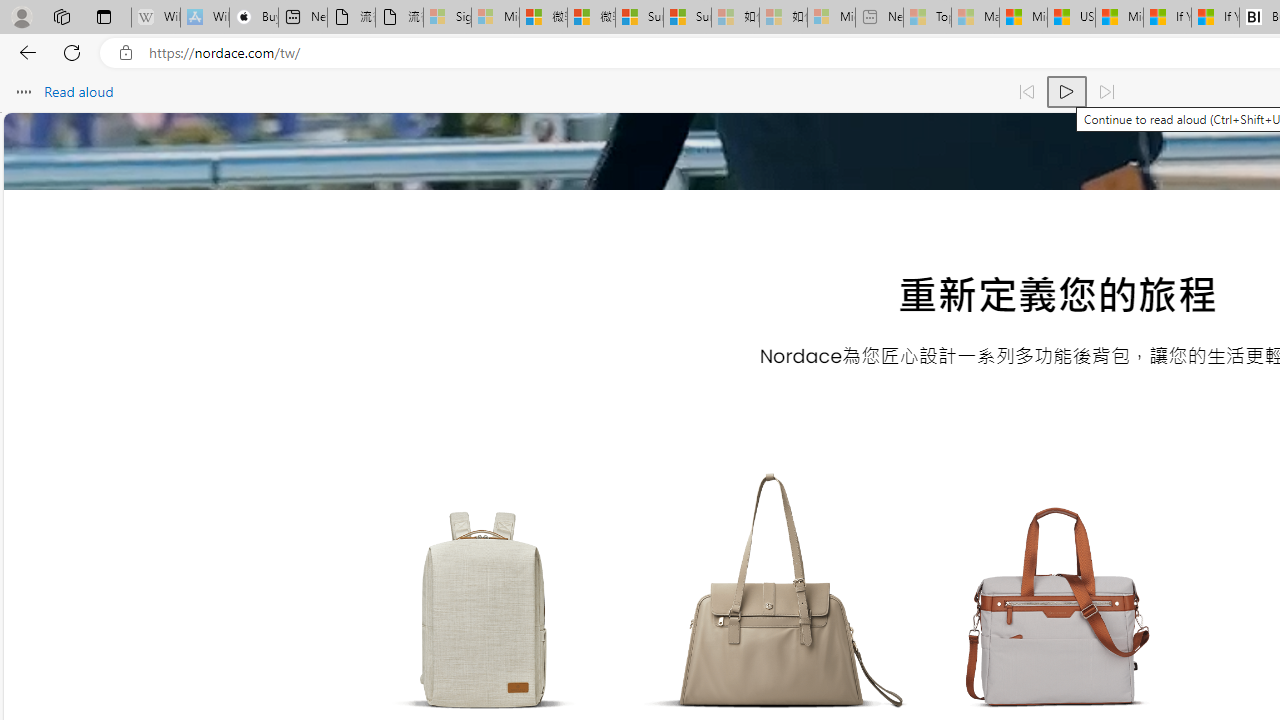  Describe the element at coordinates (1070, 17) in the screenshot. I see `'US Heat Deaths Soared To Record High Last Year'` at that location.